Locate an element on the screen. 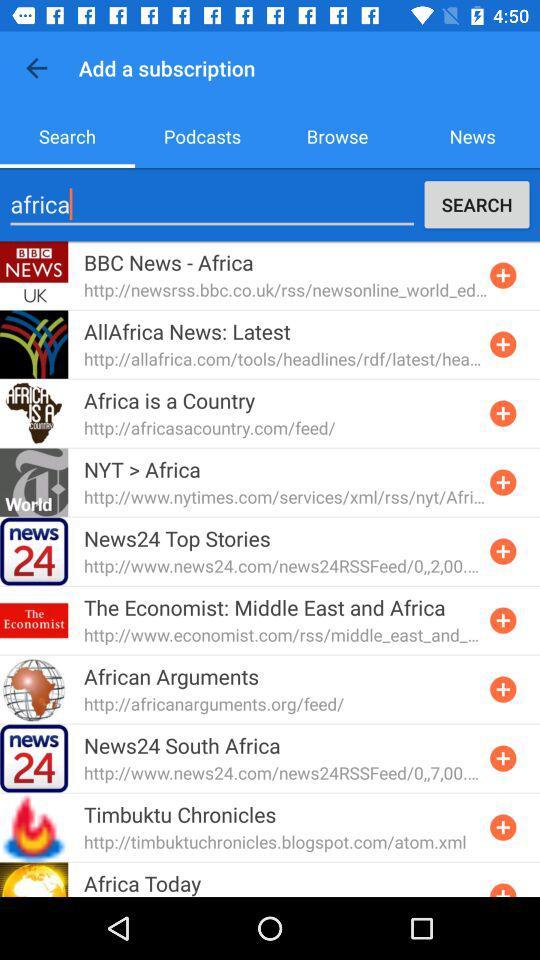  the news24 south africa is located at coordinates (182, 744).